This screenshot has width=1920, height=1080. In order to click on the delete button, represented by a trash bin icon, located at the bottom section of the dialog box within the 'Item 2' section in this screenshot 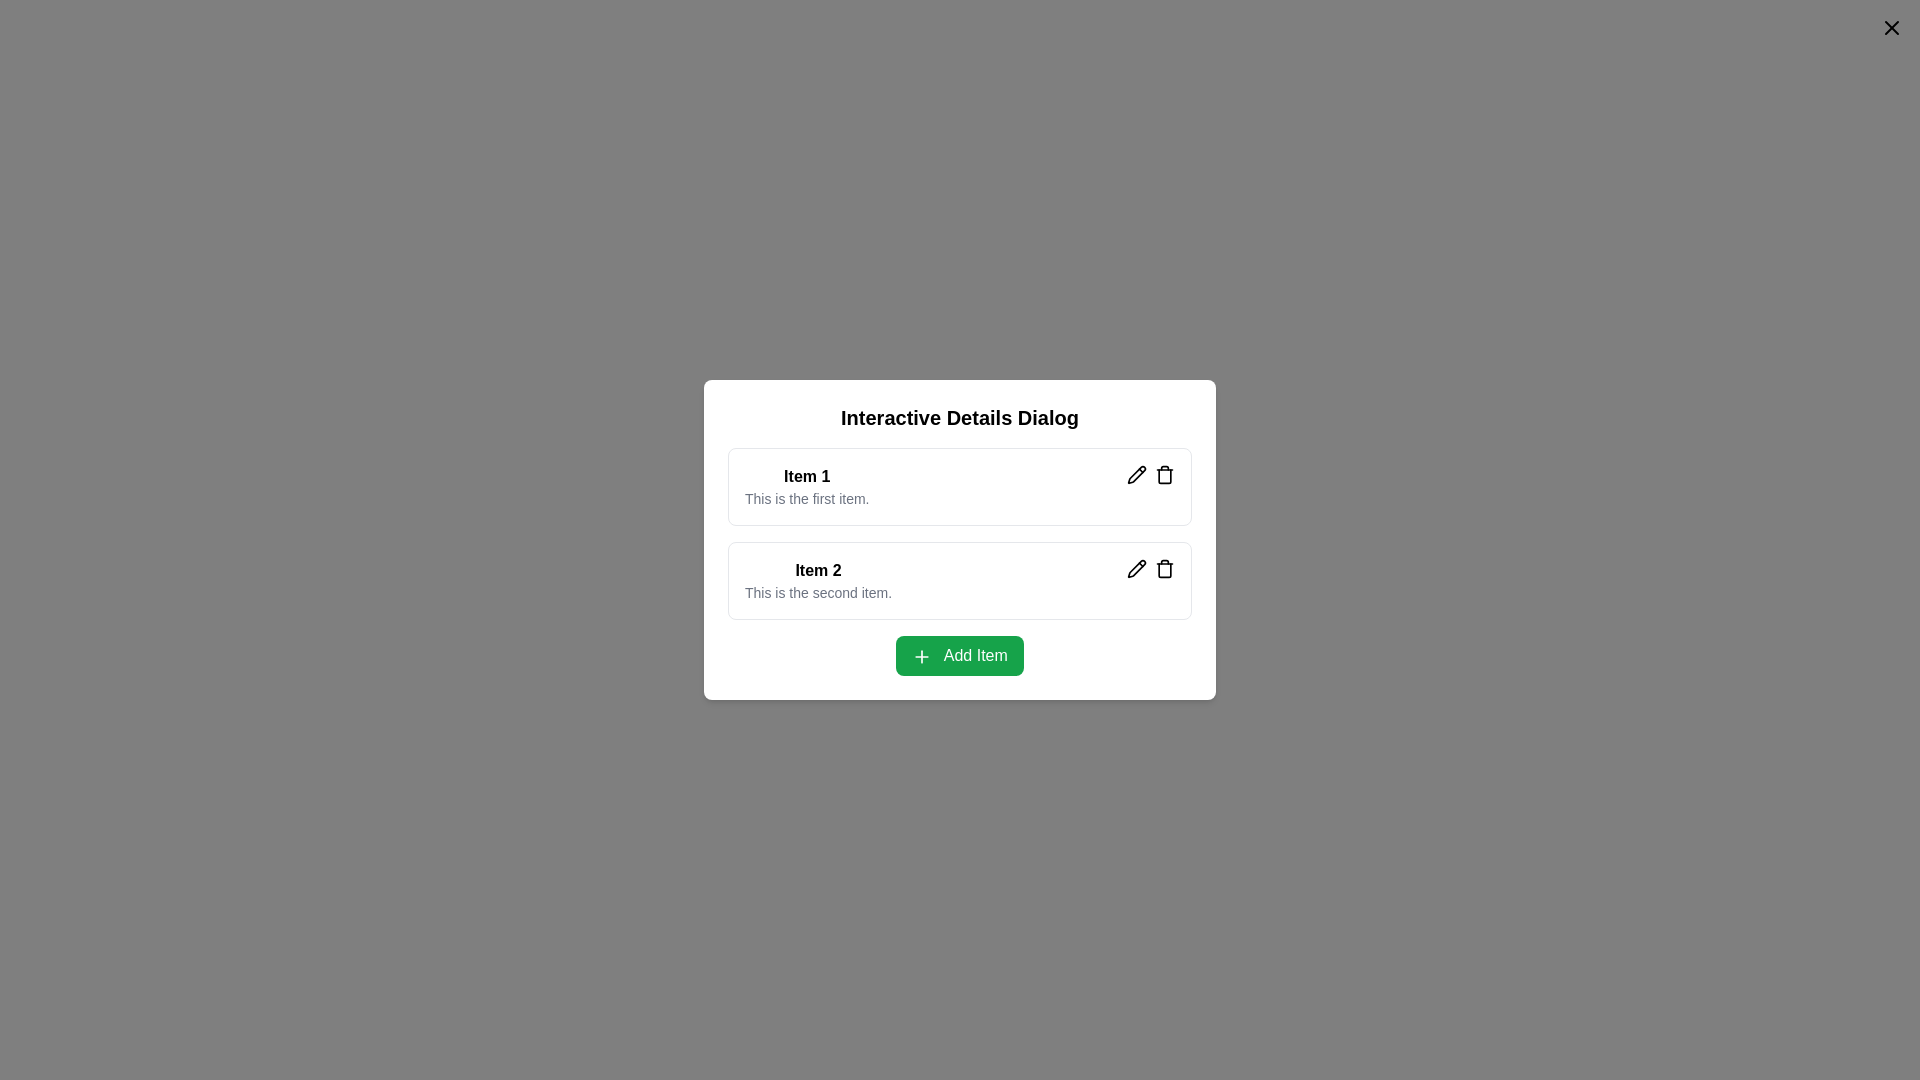, I will do `click(1165, 569)`.